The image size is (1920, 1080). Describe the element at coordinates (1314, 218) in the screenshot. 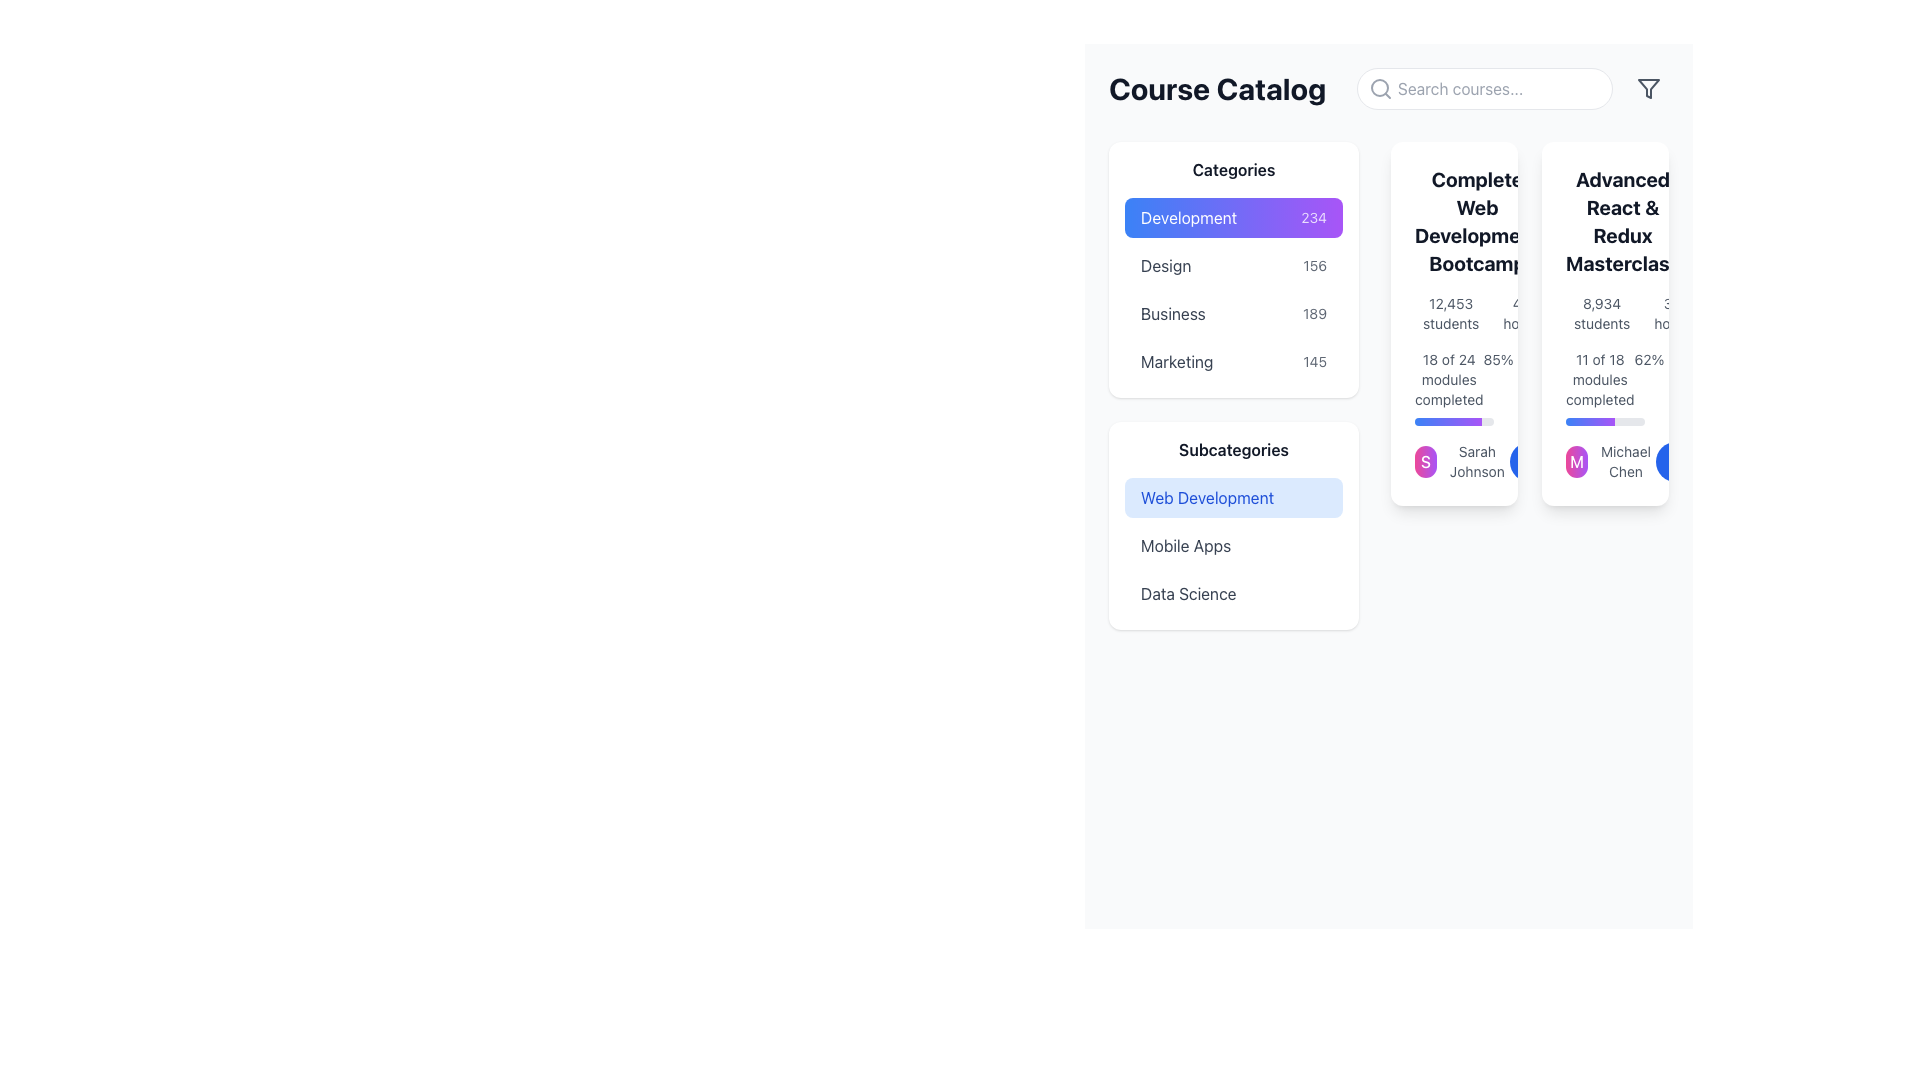

I see `the text label displaying the number '234' located in the 'Development' category section` at that location.